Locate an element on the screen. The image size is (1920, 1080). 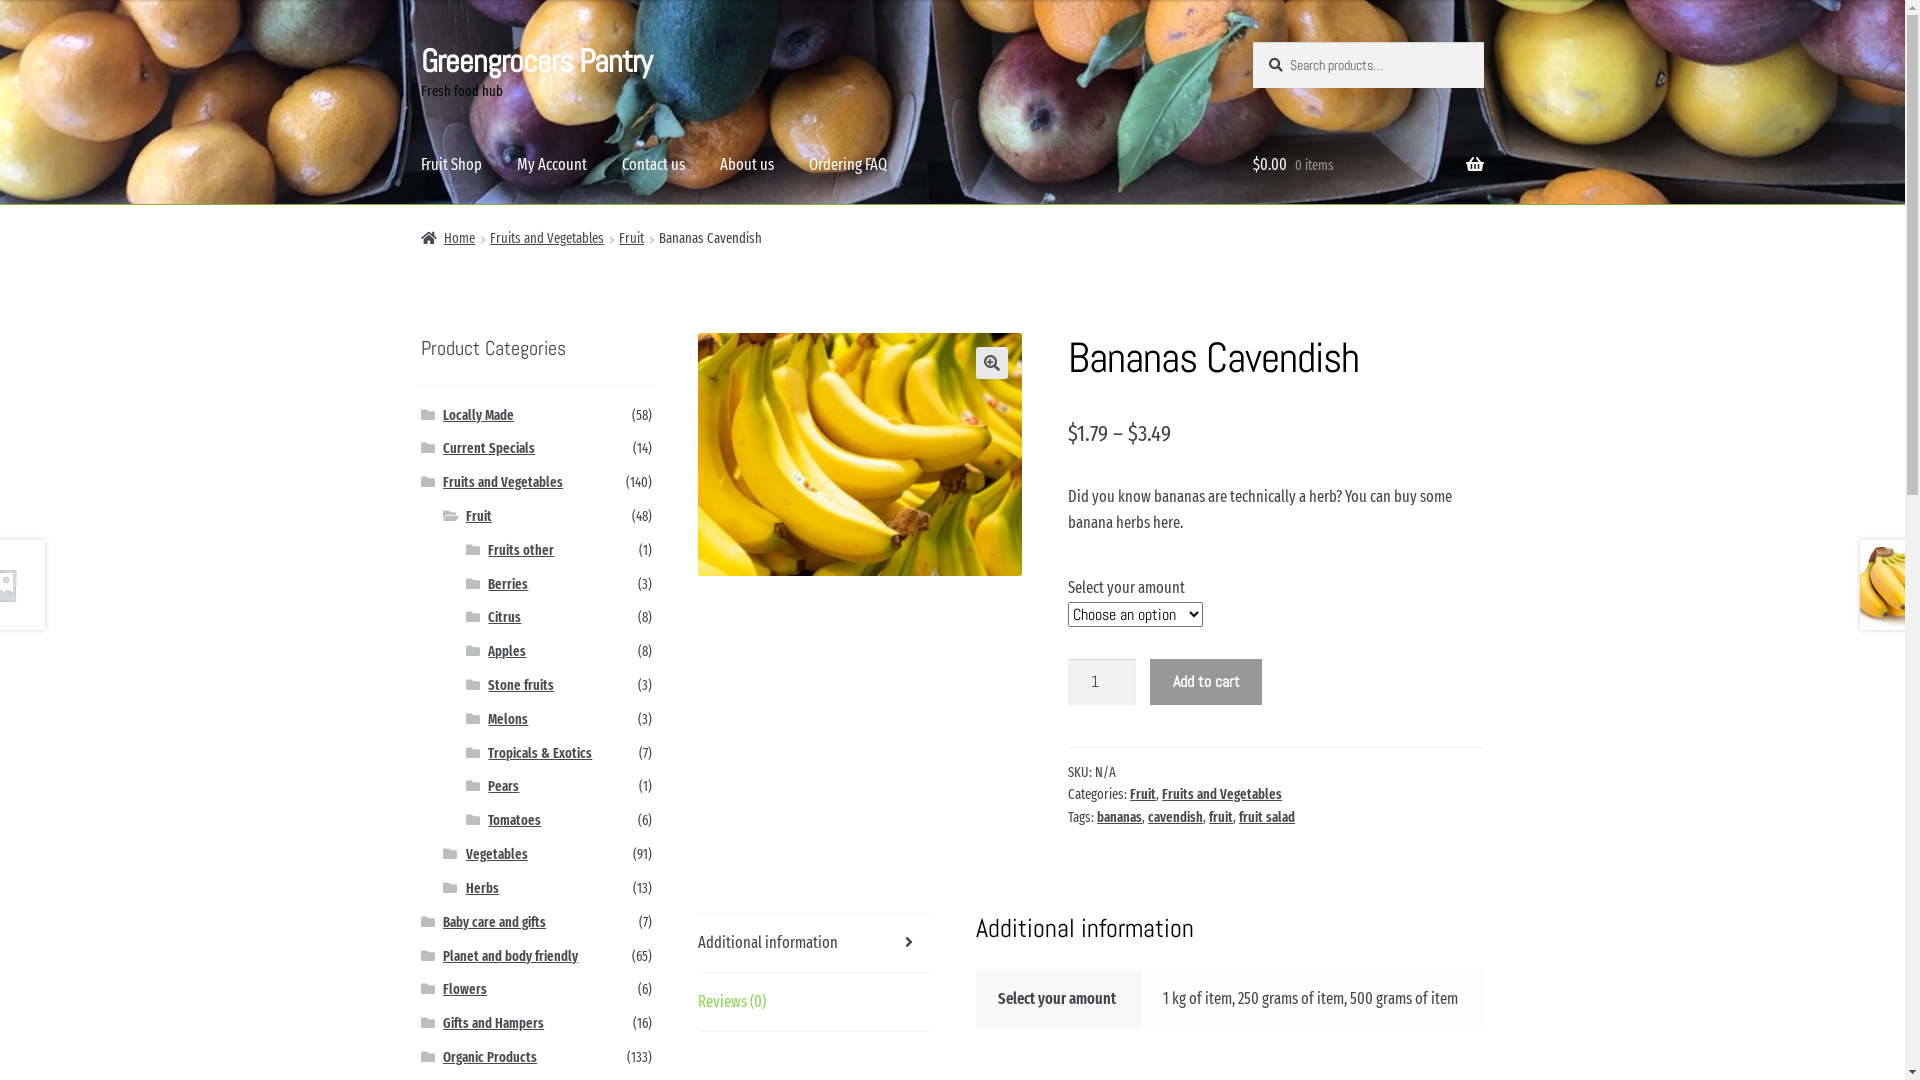
'fruit' is located at coordinates (1219, 817).